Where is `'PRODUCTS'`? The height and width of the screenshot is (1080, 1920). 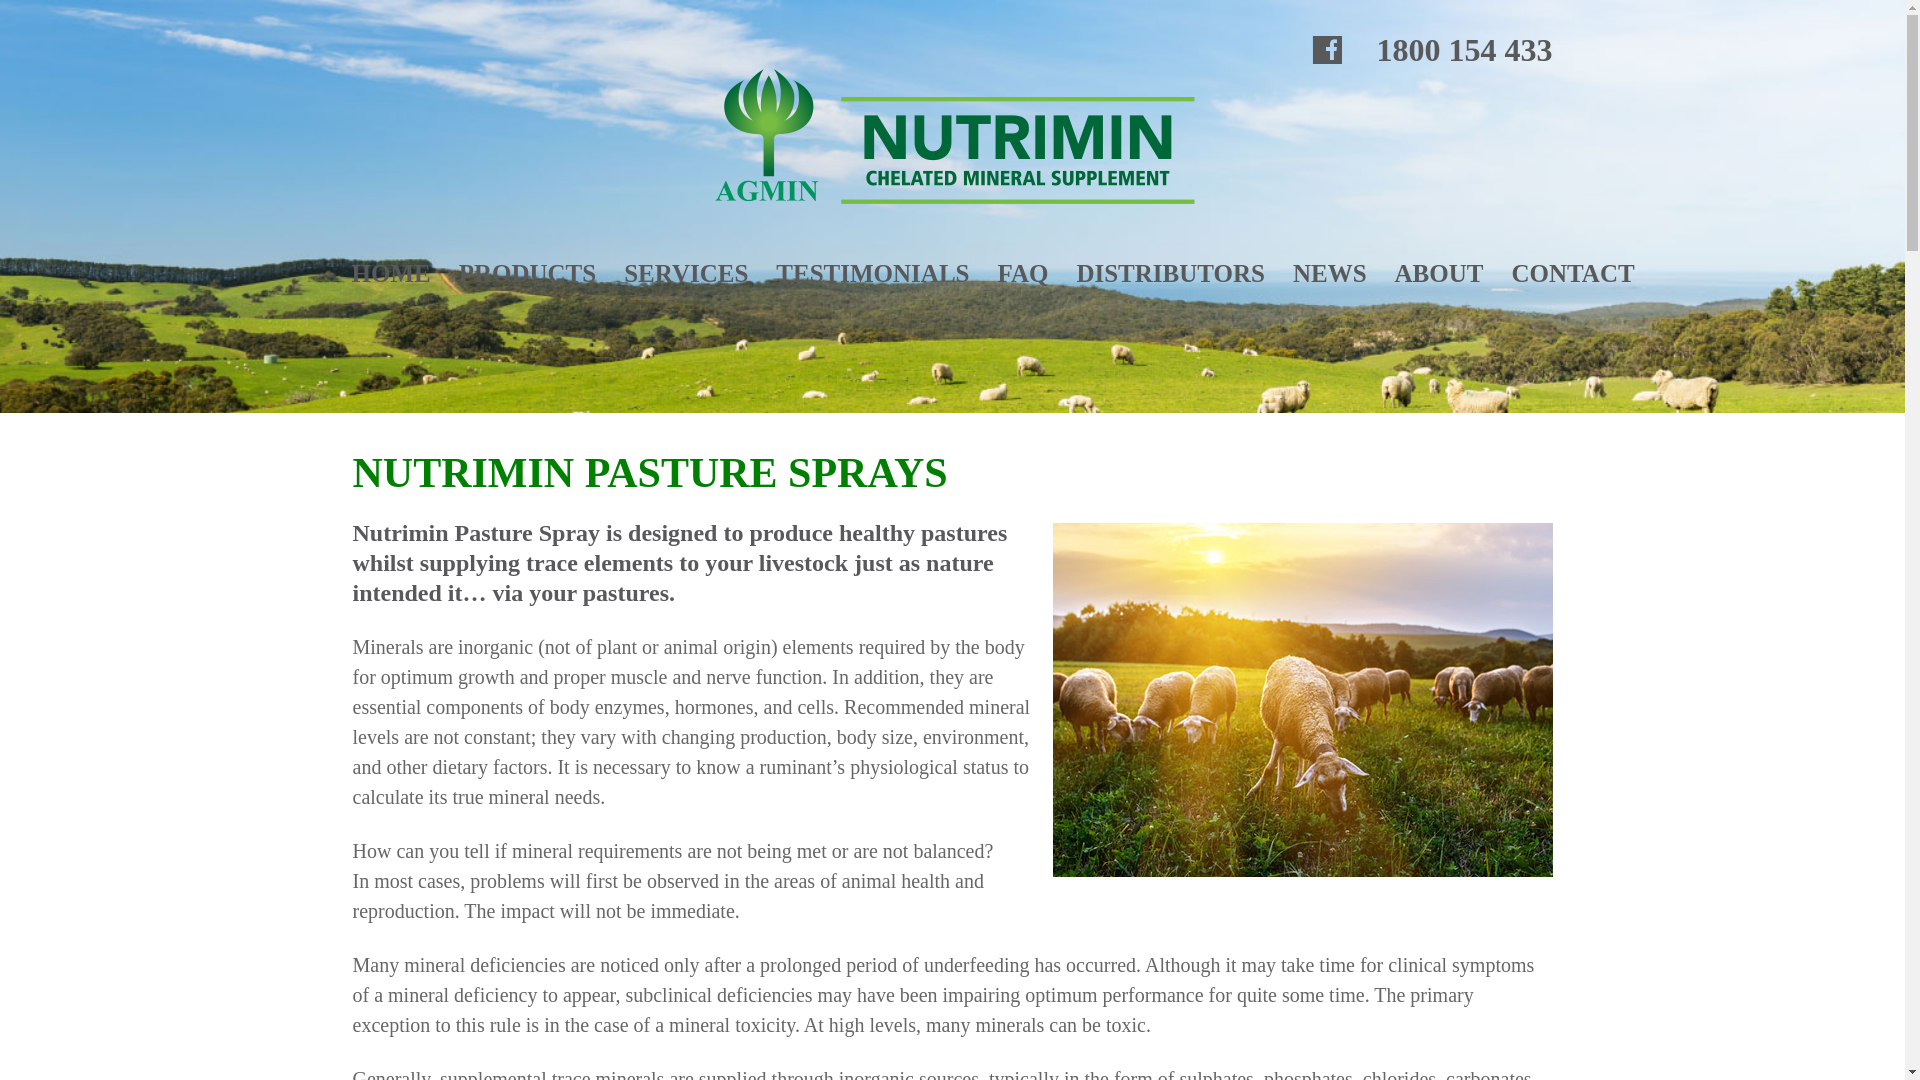 'PRODUCTS' is located at coordinates (528, 273).